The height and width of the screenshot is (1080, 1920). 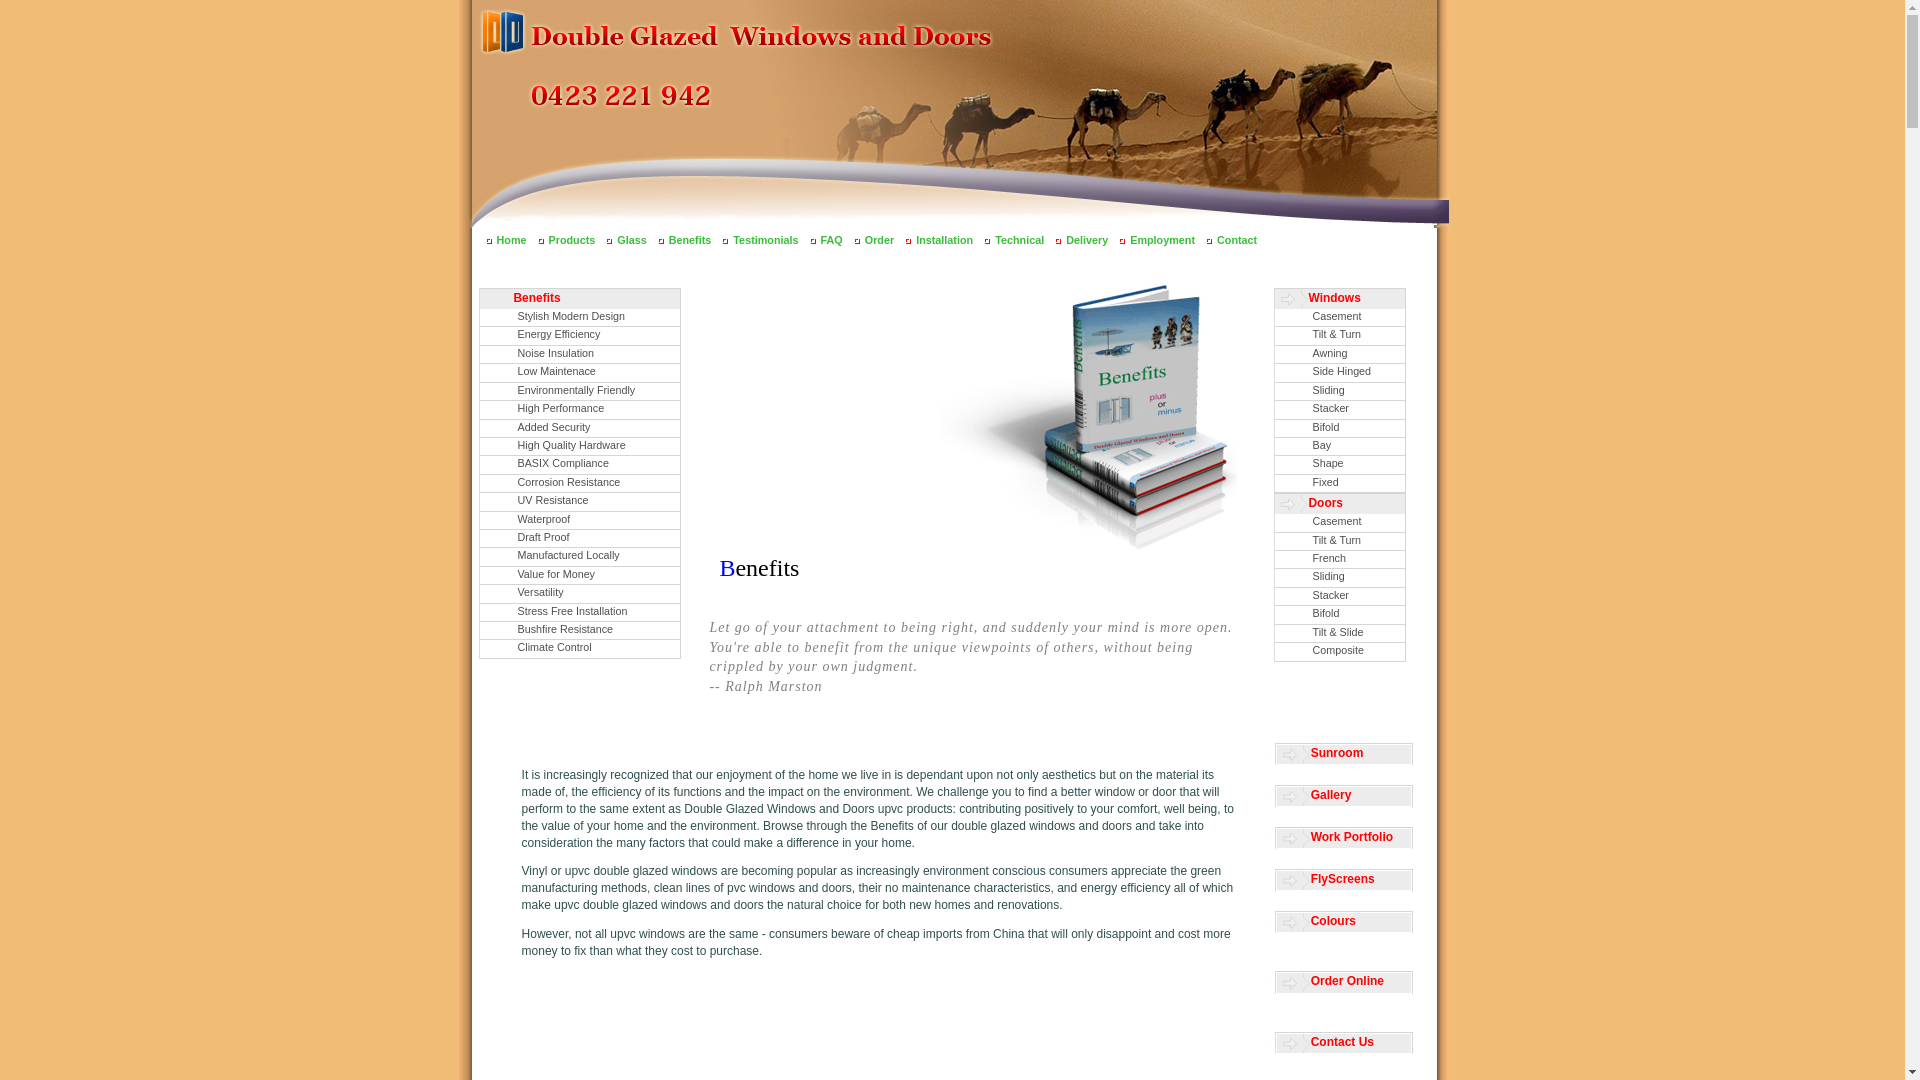 What do you see at coordinates (831, 238) in the screenshot?
I see `'FAQ'` at bounding box center [831, 238].